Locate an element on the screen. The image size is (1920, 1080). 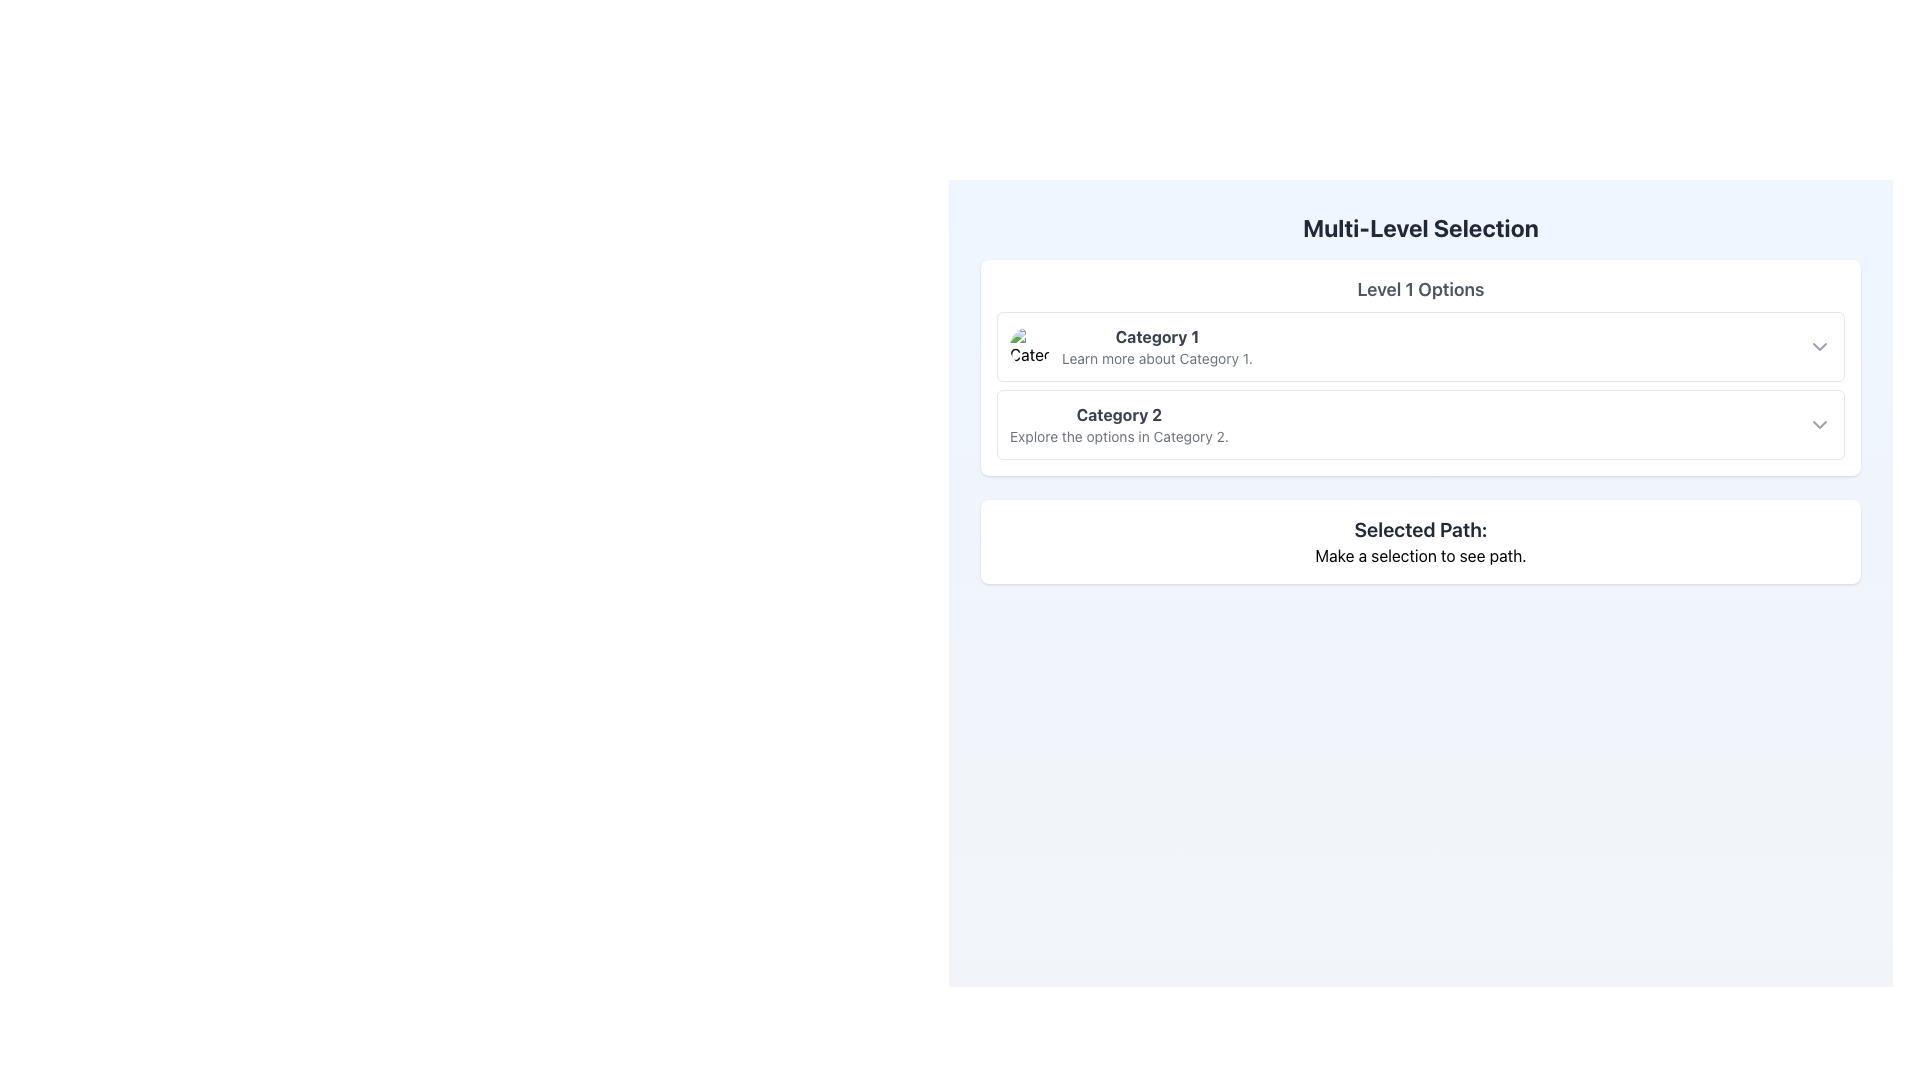
the interactive list item for 'Category 2' to enable keyboard navigation is located at coordinates (1419, 423).